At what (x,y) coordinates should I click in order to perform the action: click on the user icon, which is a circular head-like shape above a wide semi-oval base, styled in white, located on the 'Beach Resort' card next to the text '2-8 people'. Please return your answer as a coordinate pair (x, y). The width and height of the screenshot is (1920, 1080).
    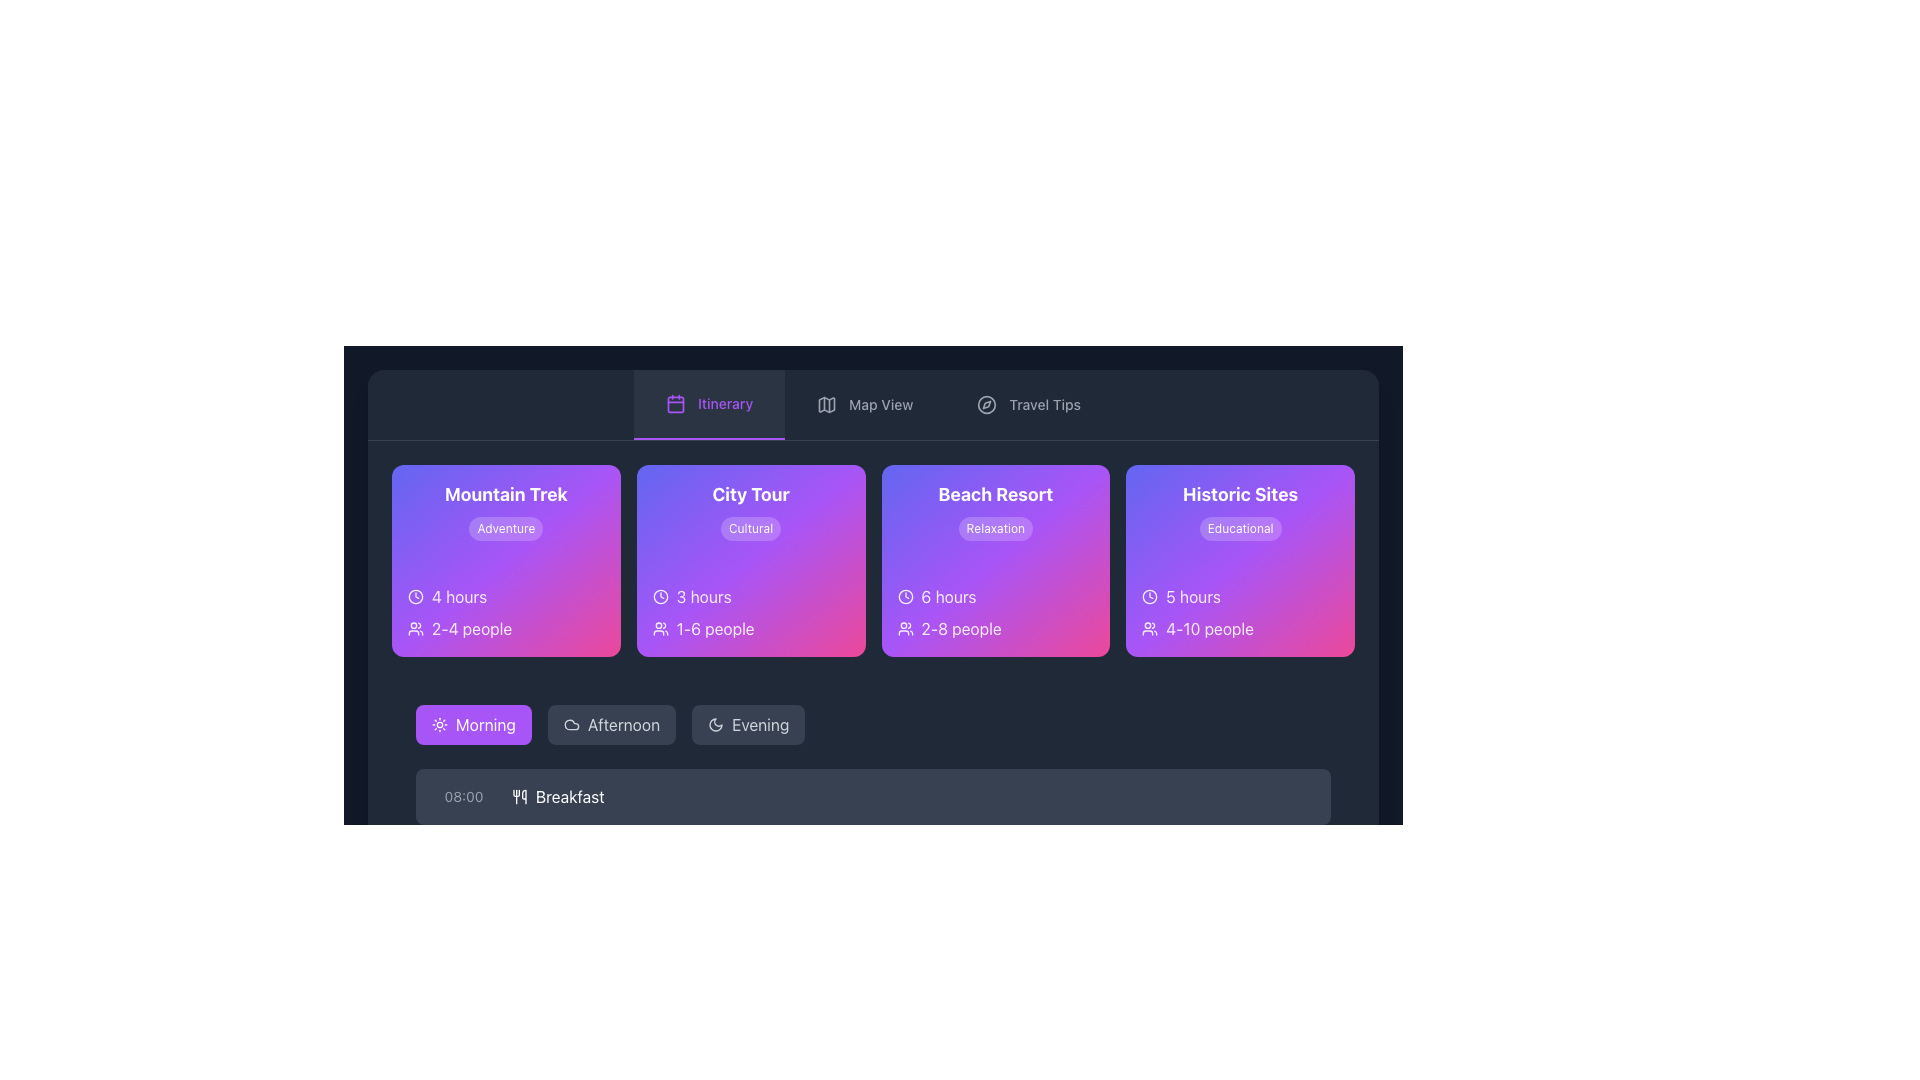
    Looking at the image, I should click on (904, 627).